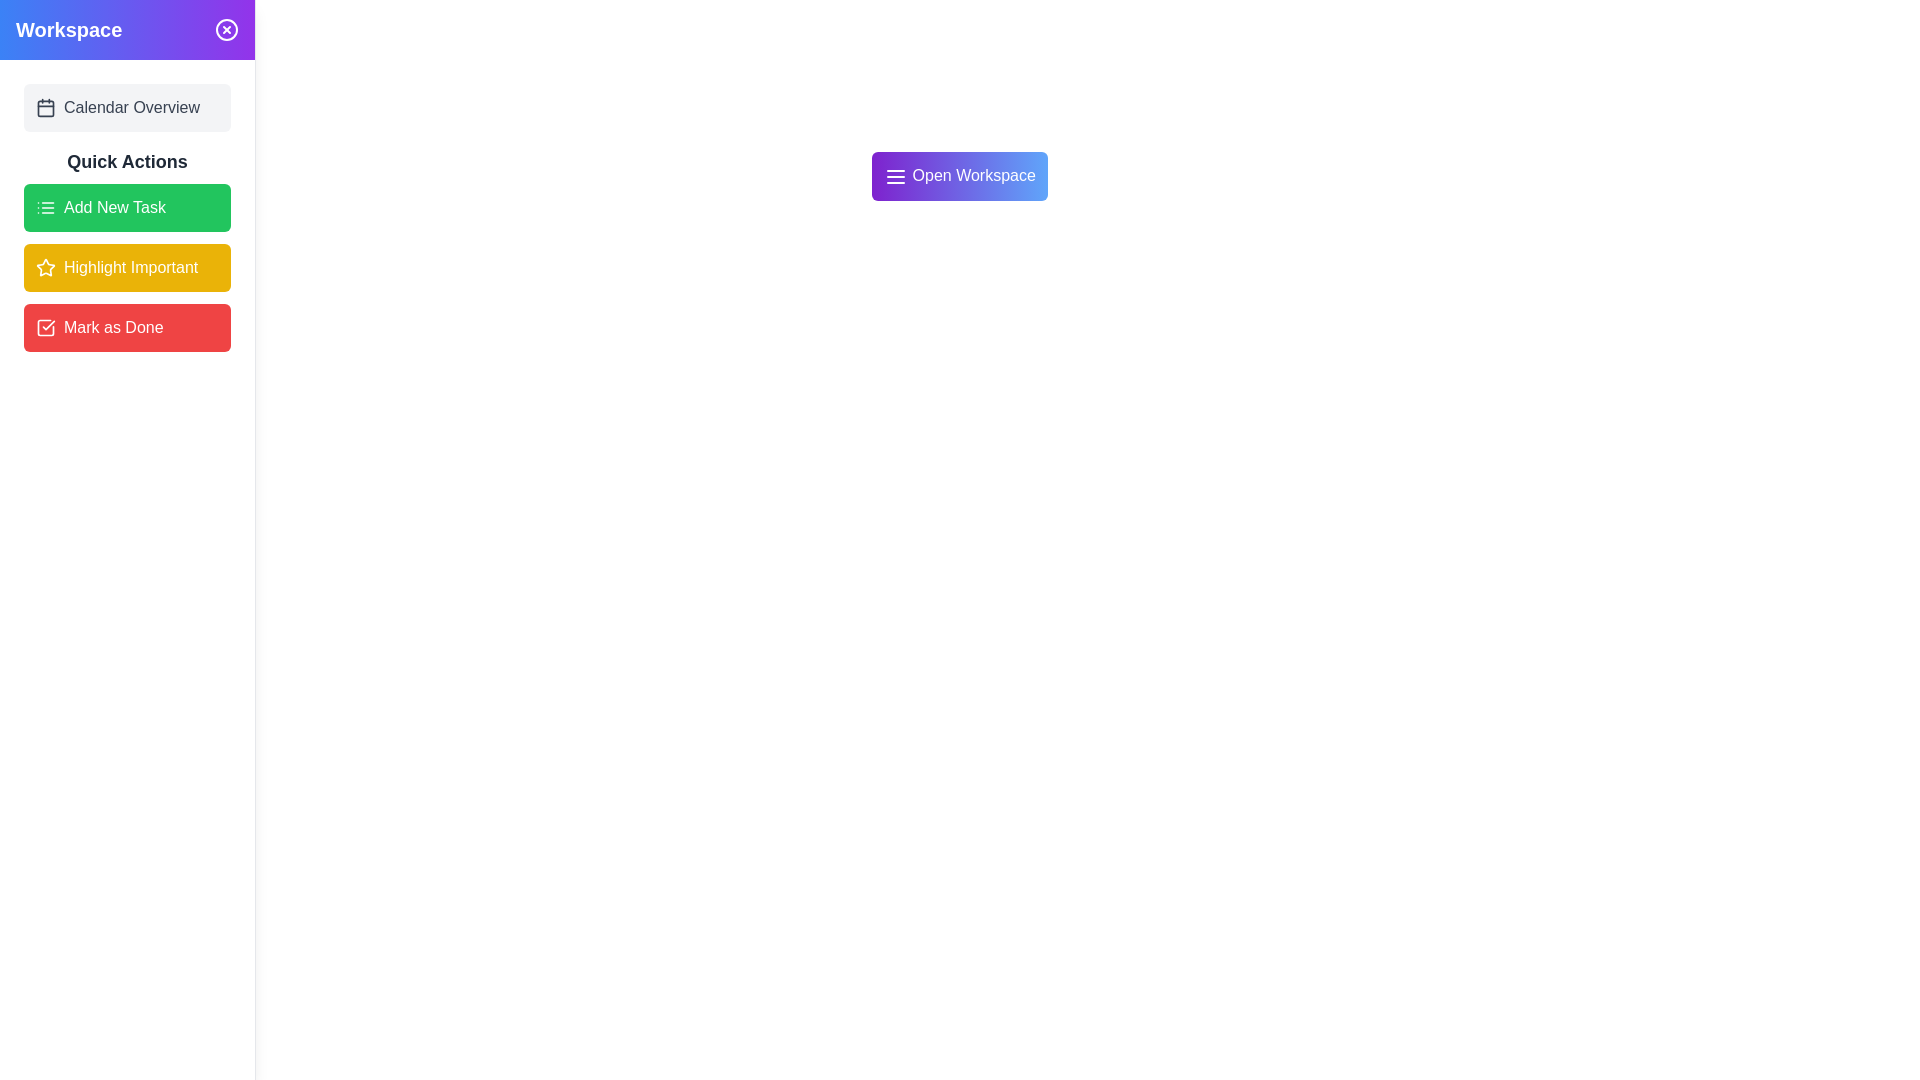  I want to click on the 'Workspace' label, which is a large, bold white text located in the top-left corner of the interface with a gradient blue to purple background, so click(69, 30).